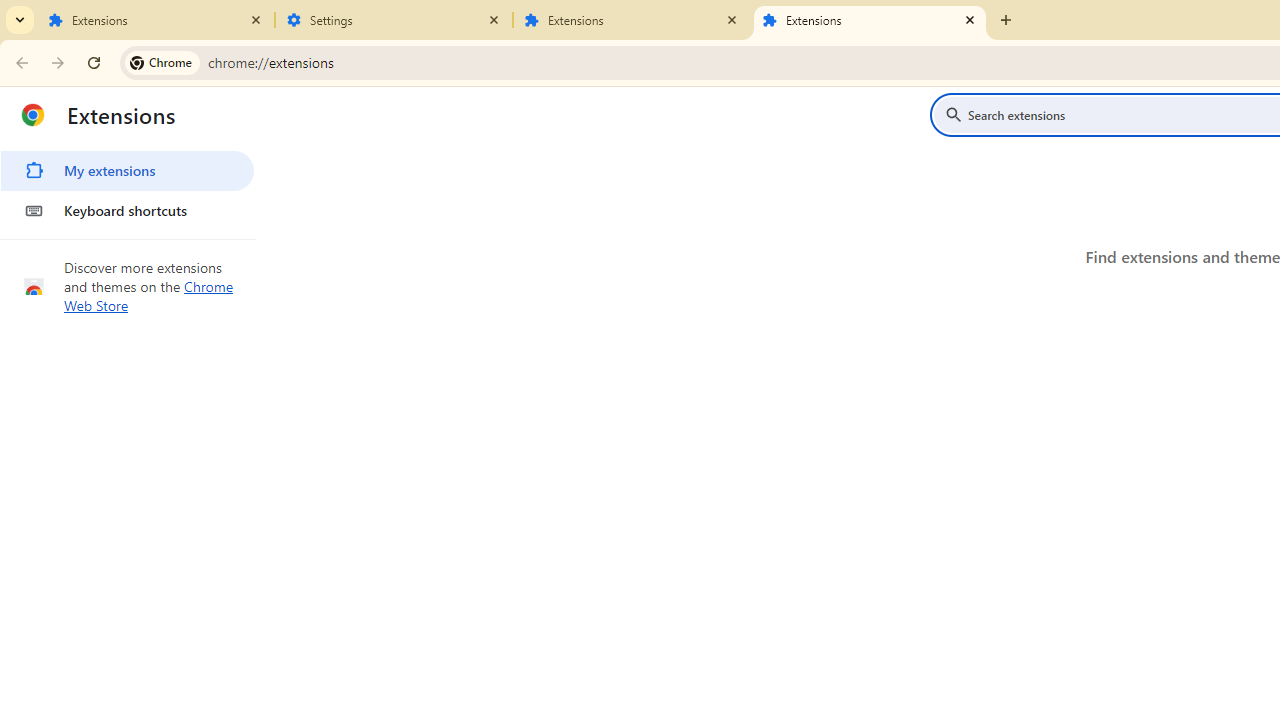 The height and width of the screenshot is (720, 1280). What do you see at coordinates (148, 296) in the screenshot?
I see `'Chrome Web Store'` at bounding box center [148, 296].